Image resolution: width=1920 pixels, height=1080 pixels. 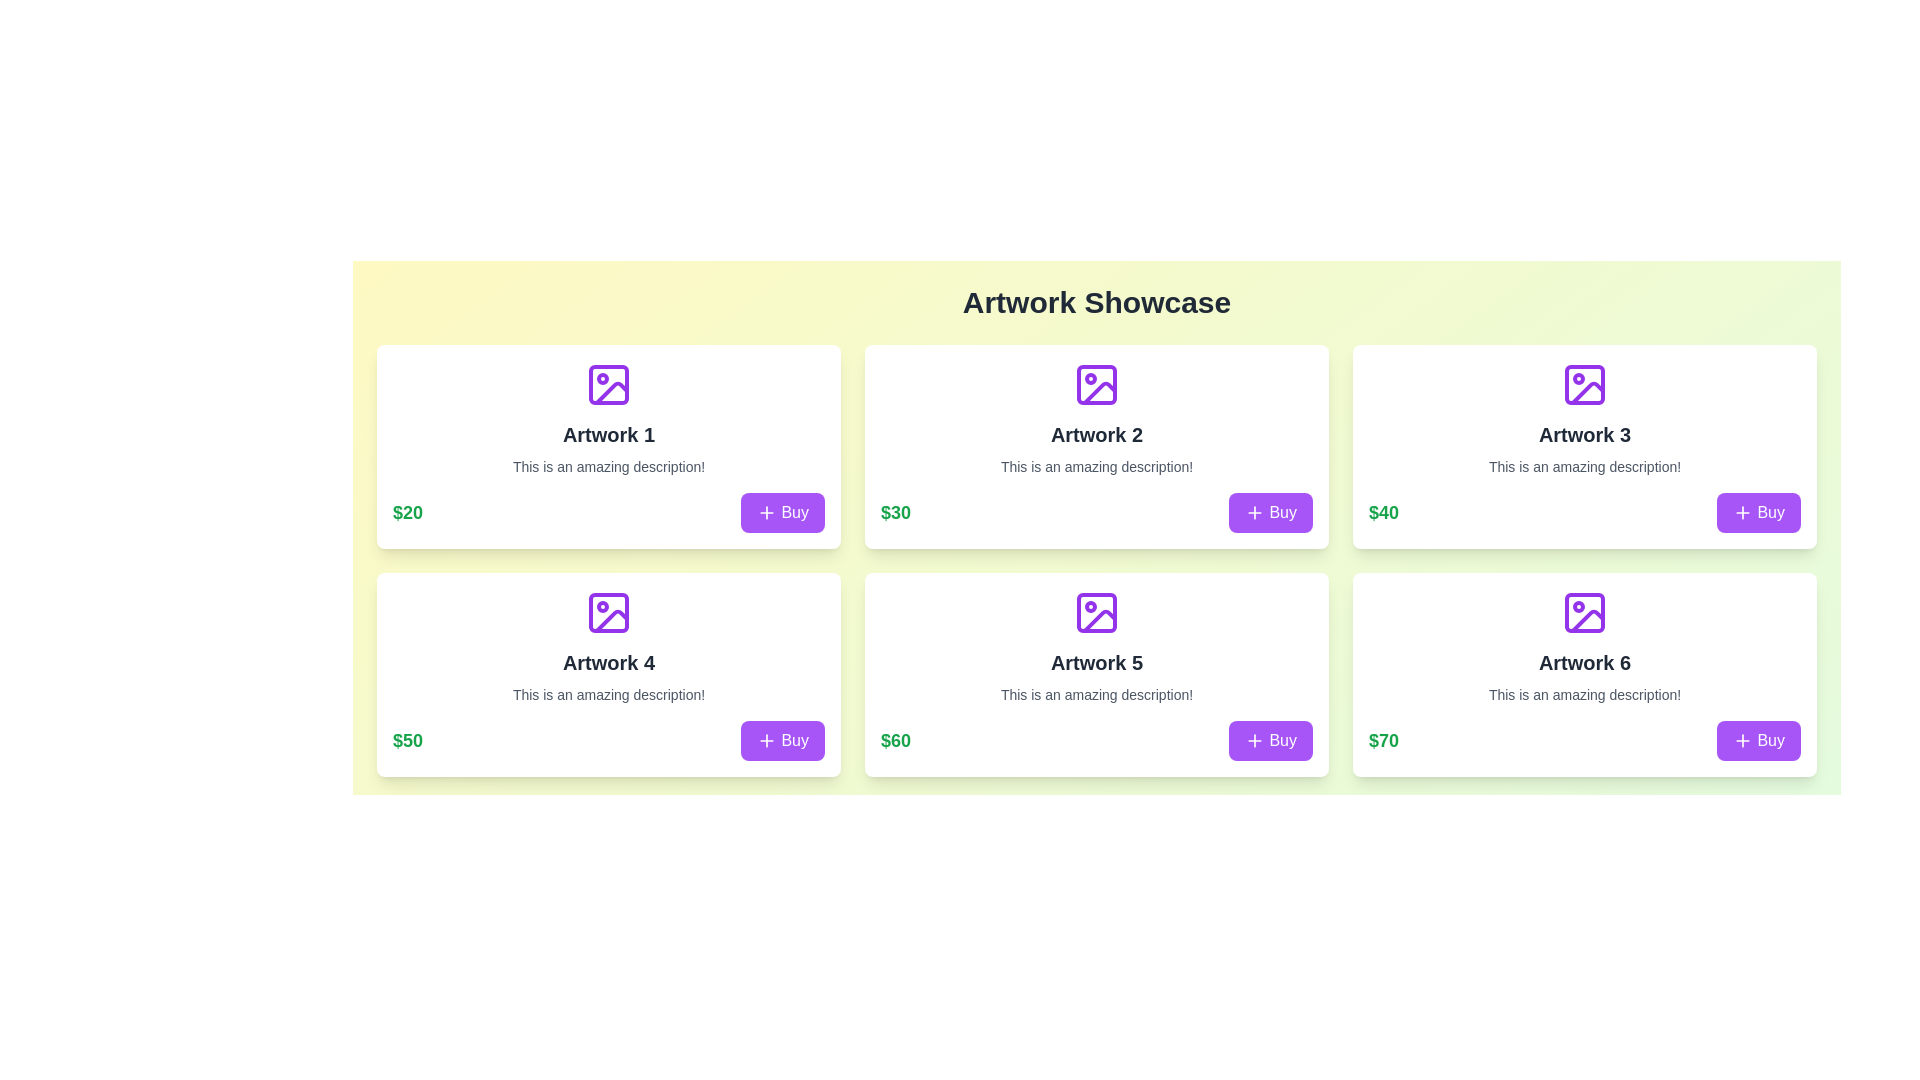 What do you see at coordinates (1096, 466) in the screenshot?
I see `the informational Text Label located within the second card of the grid layout, positioned below the title 'Artwork 2' and above the price and 'Buy' button` at bounding box center [1096, 466].